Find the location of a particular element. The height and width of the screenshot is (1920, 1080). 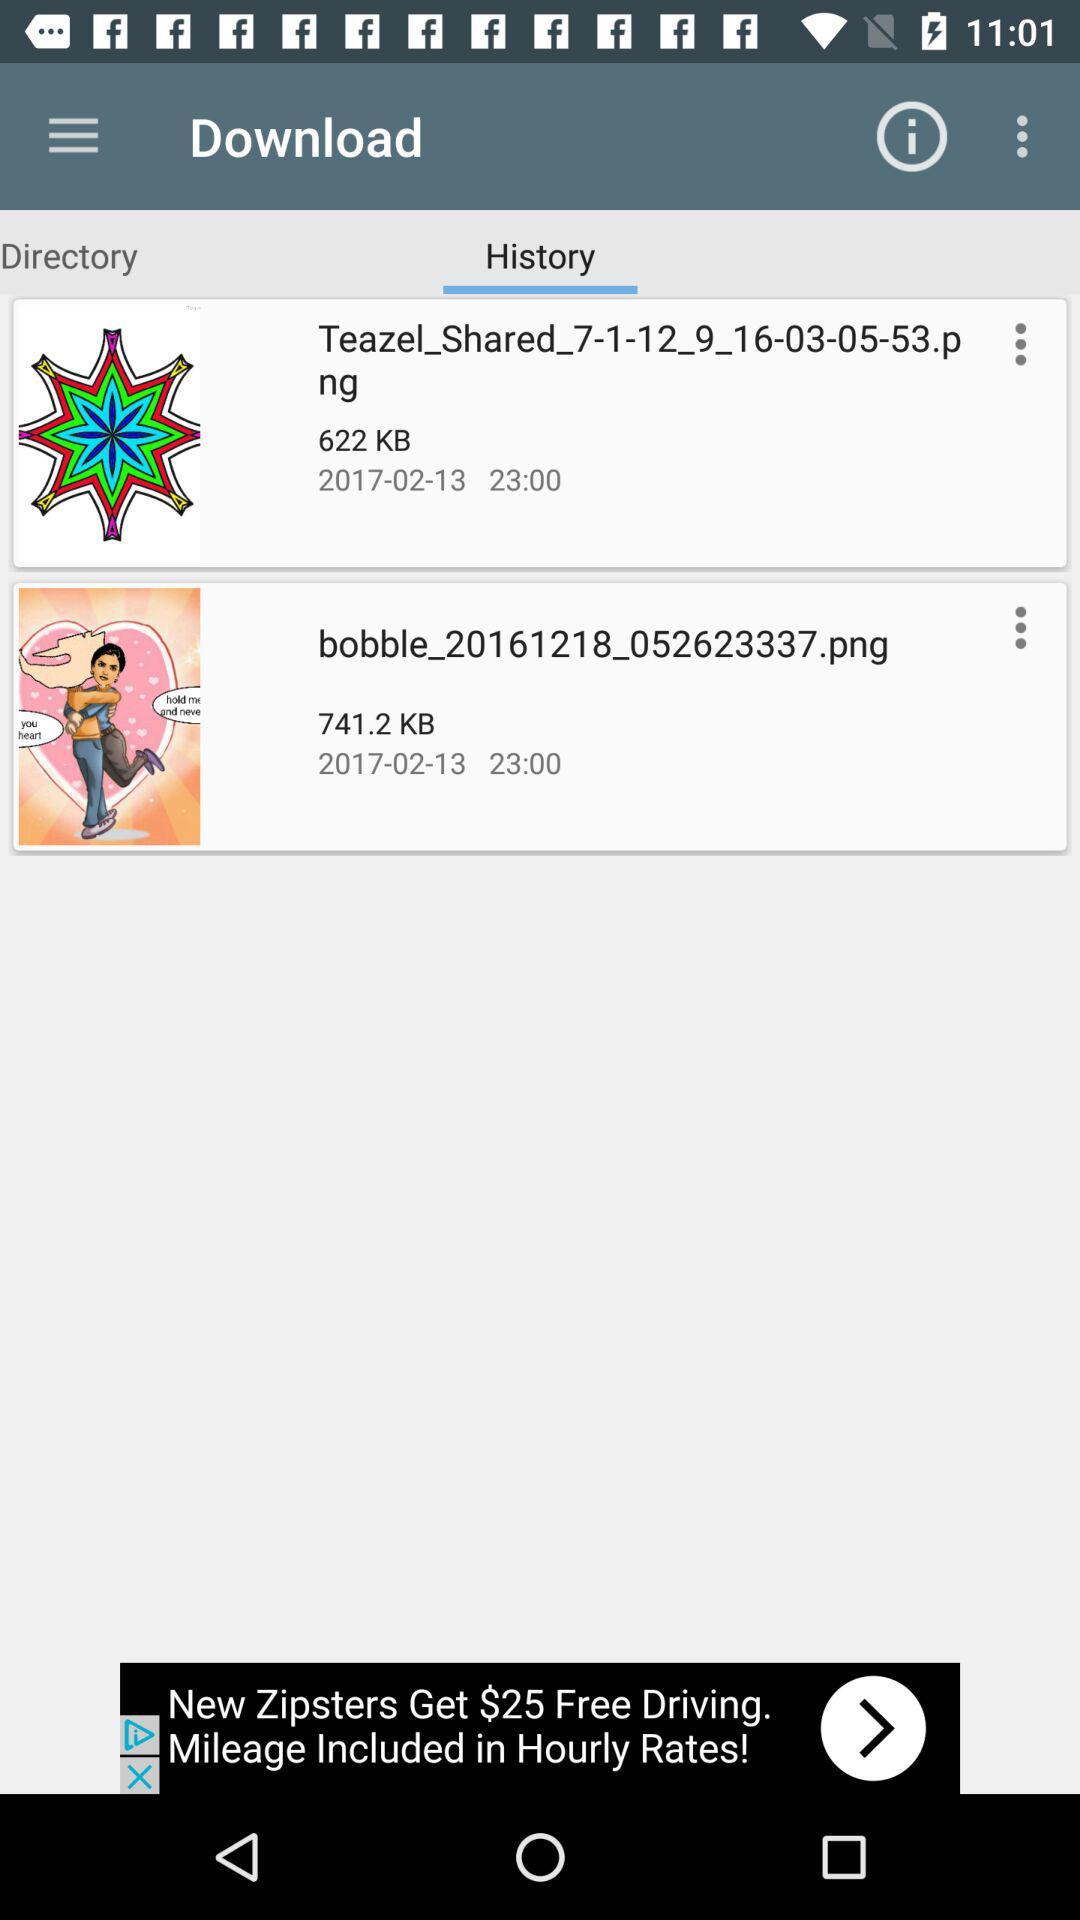

open settings is located at coordinates (1016, 626).